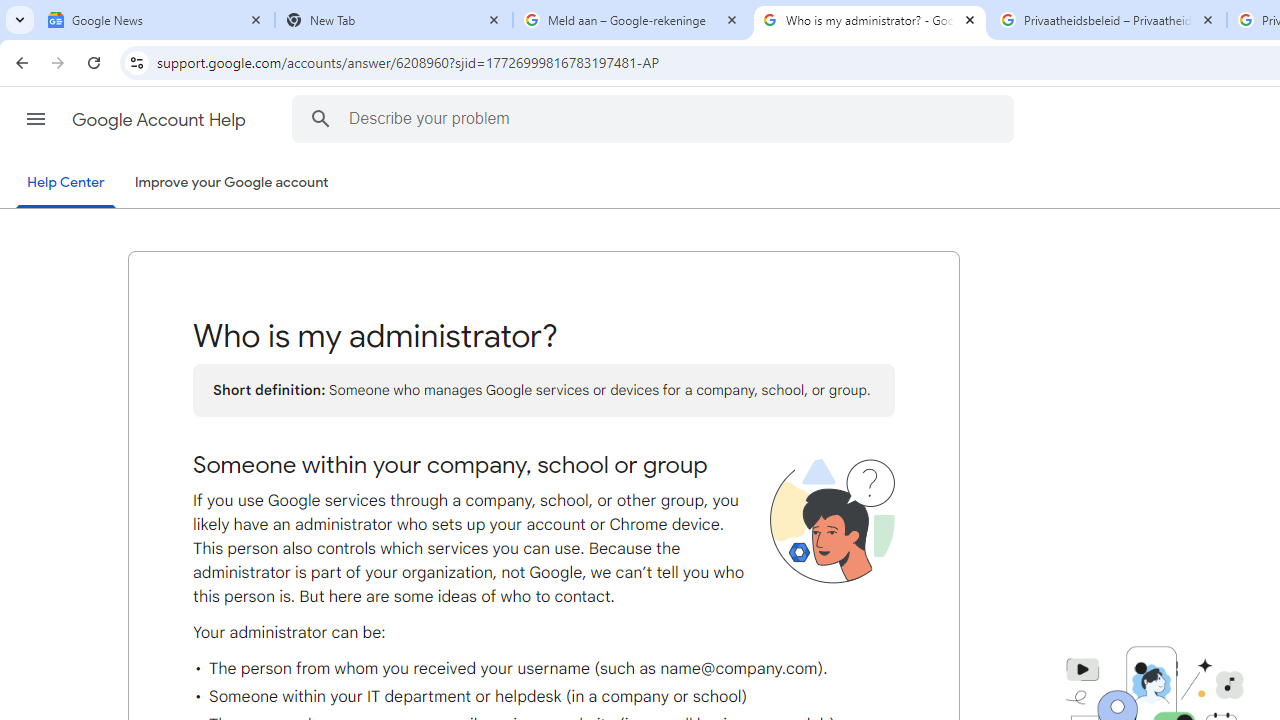  Describe the element at coordinates (231, 183) in the screenshot. I see `'Improve your Google account'` at that location.